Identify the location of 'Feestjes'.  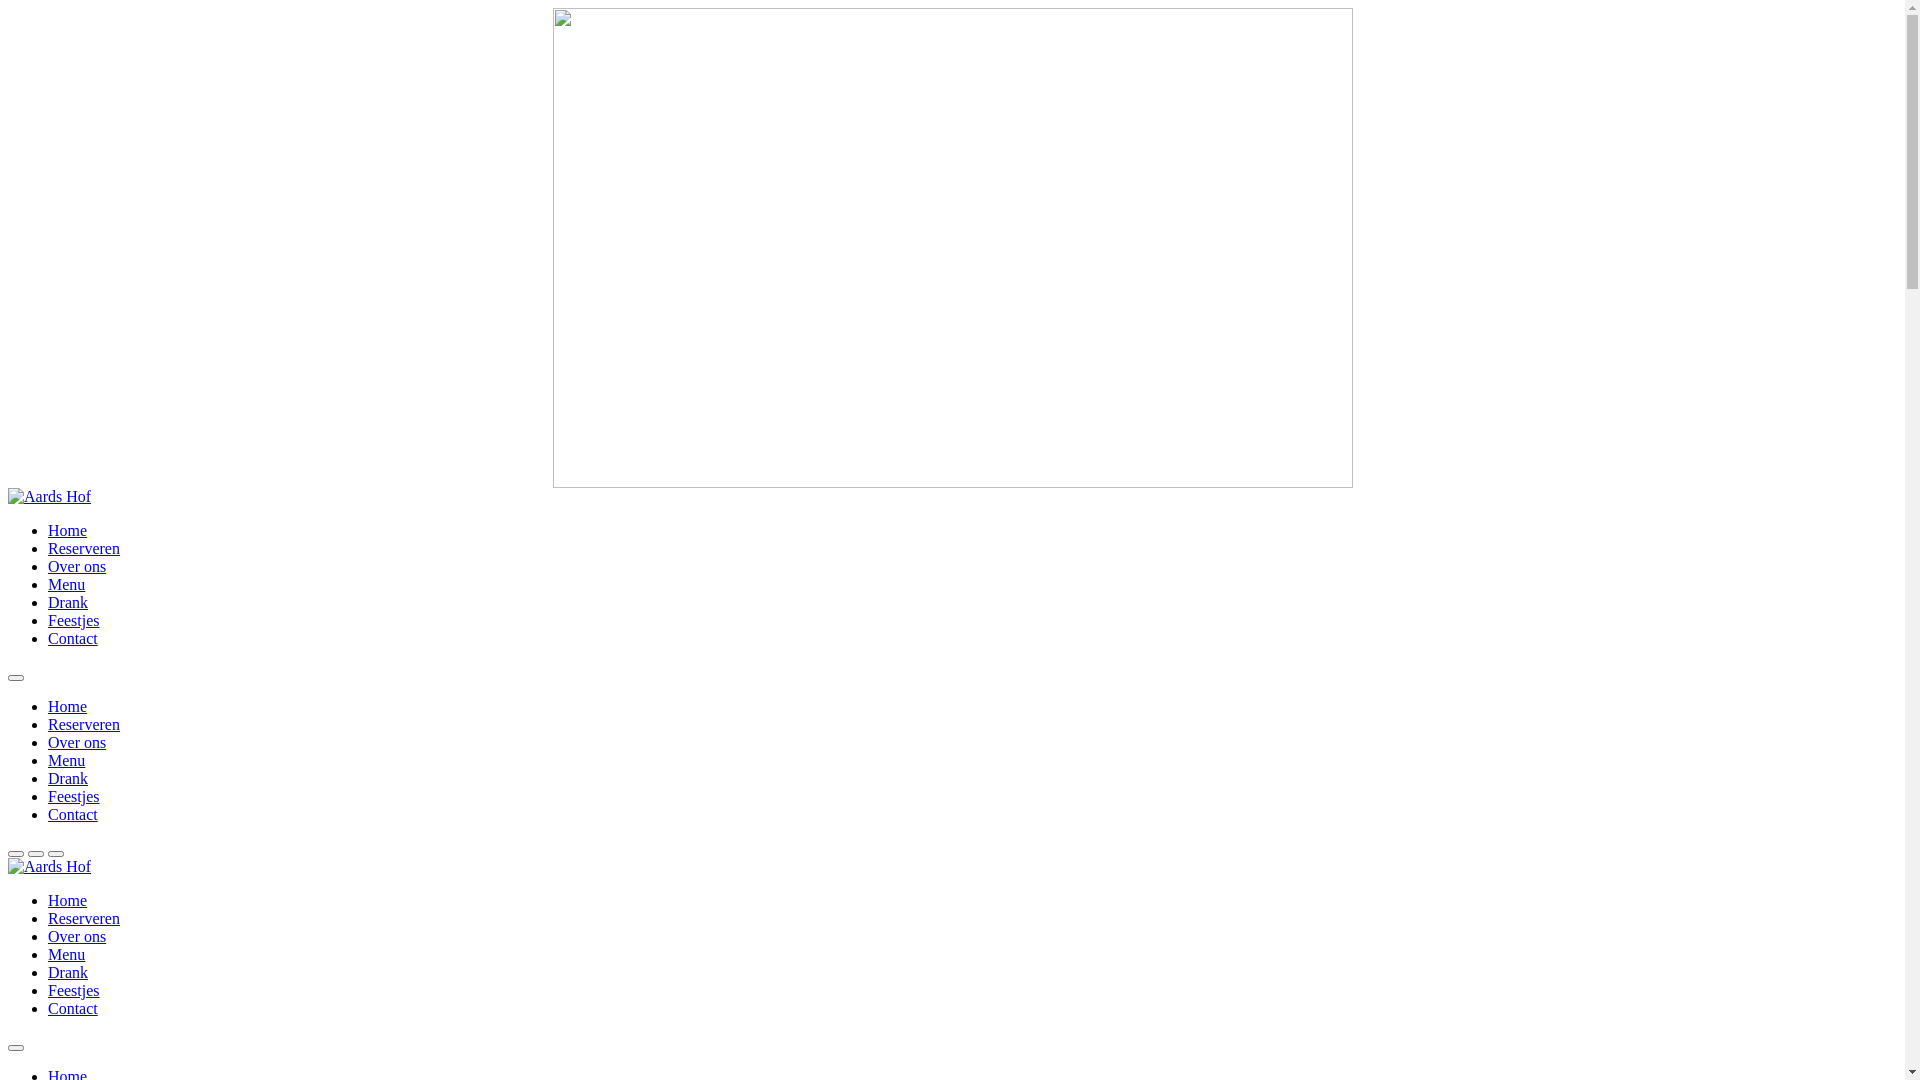
(48, 619).